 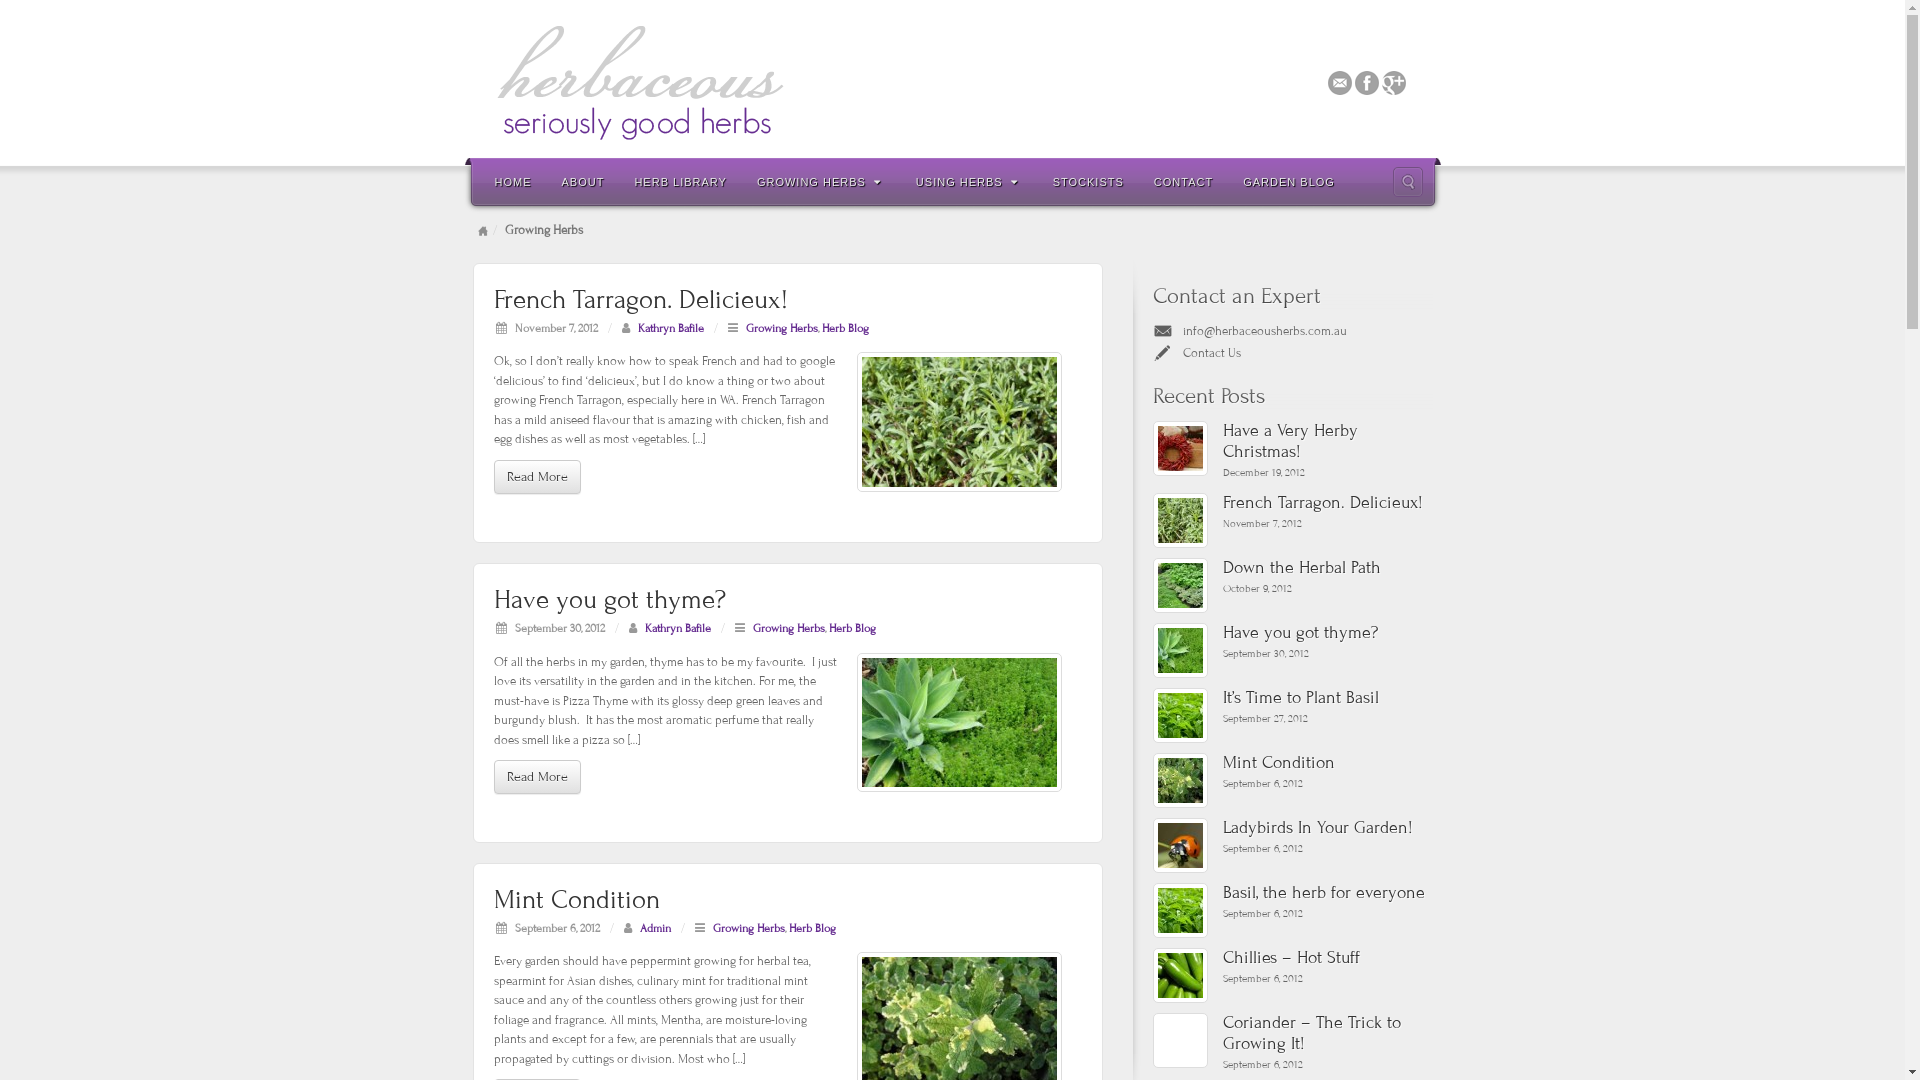 I want to click on 'HERB LIBRARY', so click(x=680, y=181).